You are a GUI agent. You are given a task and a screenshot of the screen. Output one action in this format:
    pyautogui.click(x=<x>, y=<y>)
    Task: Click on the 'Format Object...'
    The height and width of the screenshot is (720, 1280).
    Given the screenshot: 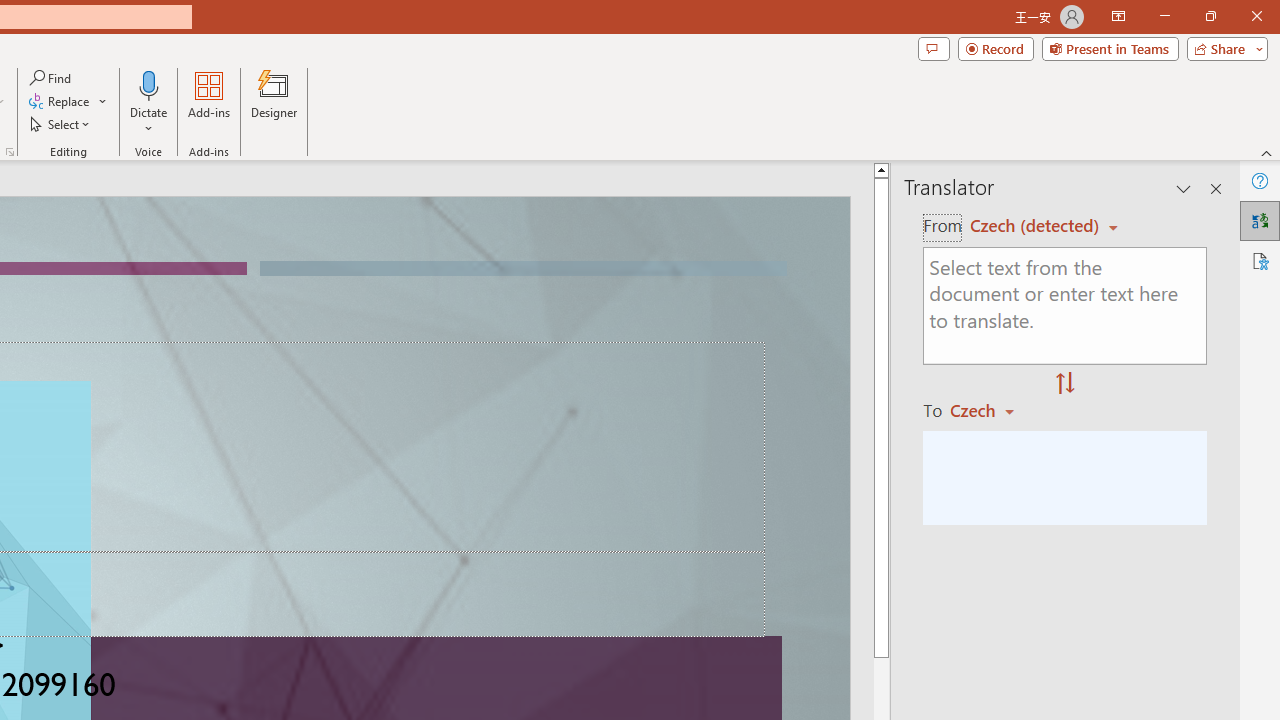 What is the action you would take?
    pyautogui.click(x=10, y=150)
    